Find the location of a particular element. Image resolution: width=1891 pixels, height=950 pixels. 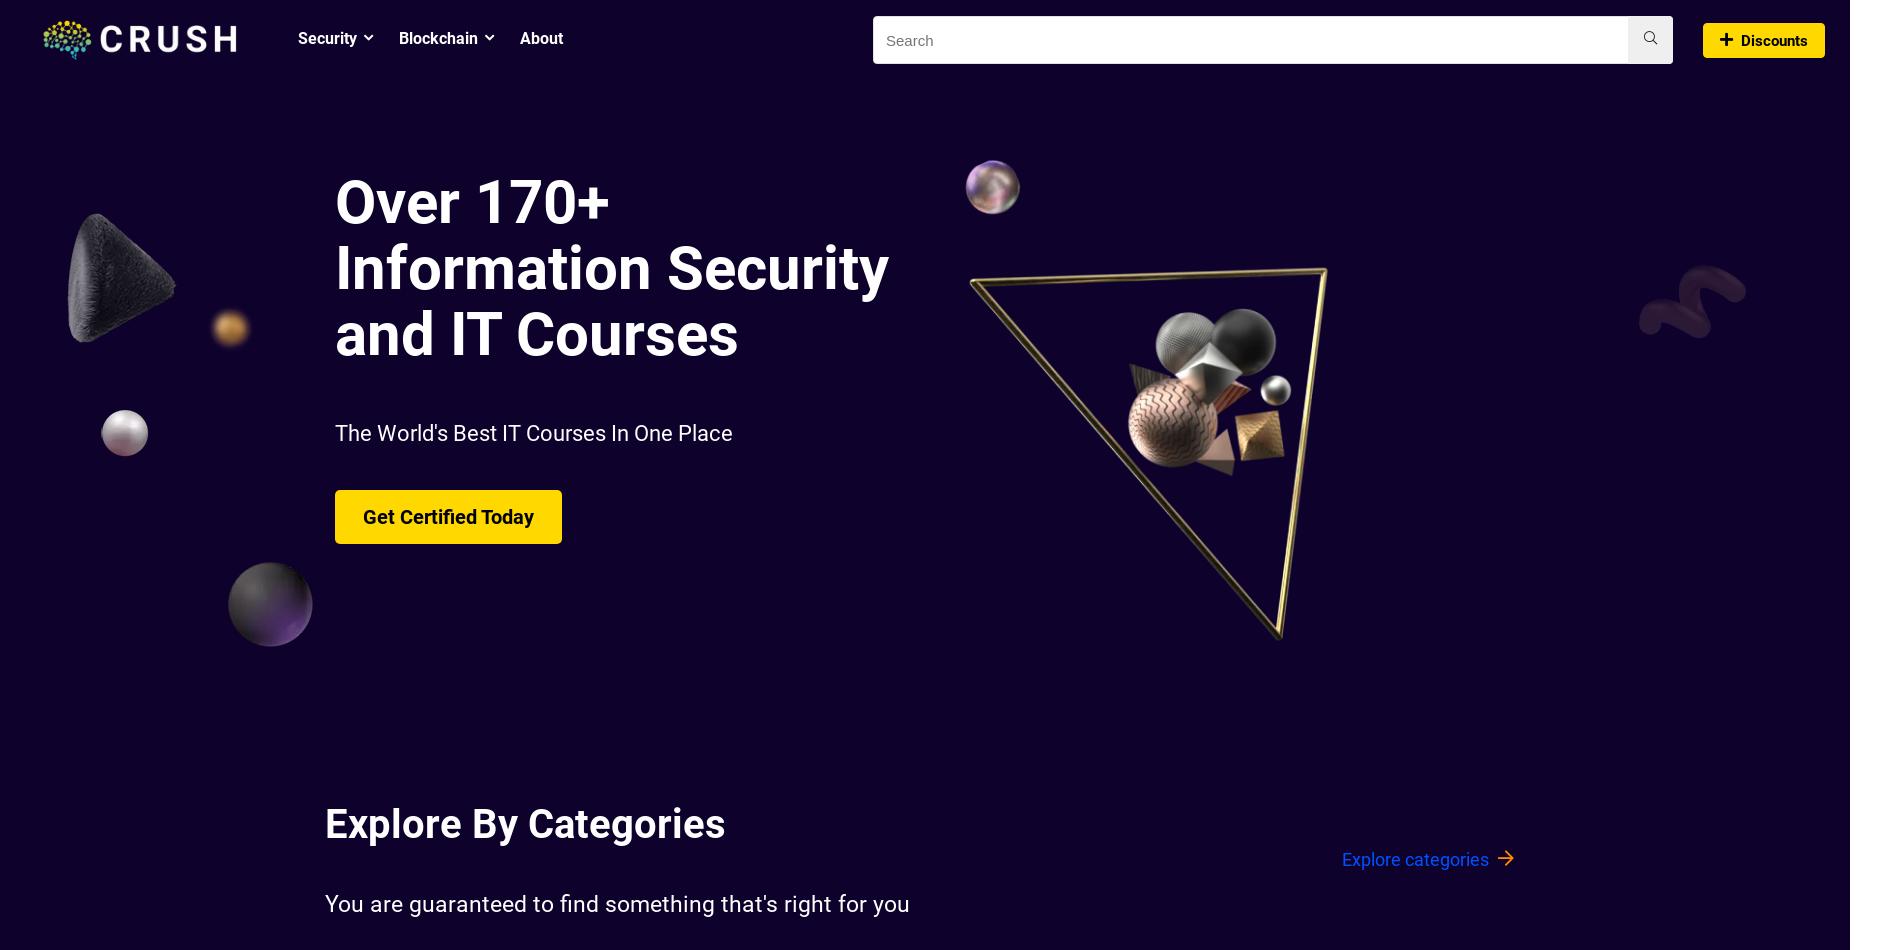

'Information Security and IT Courses' is located at coordinates (611, 300).